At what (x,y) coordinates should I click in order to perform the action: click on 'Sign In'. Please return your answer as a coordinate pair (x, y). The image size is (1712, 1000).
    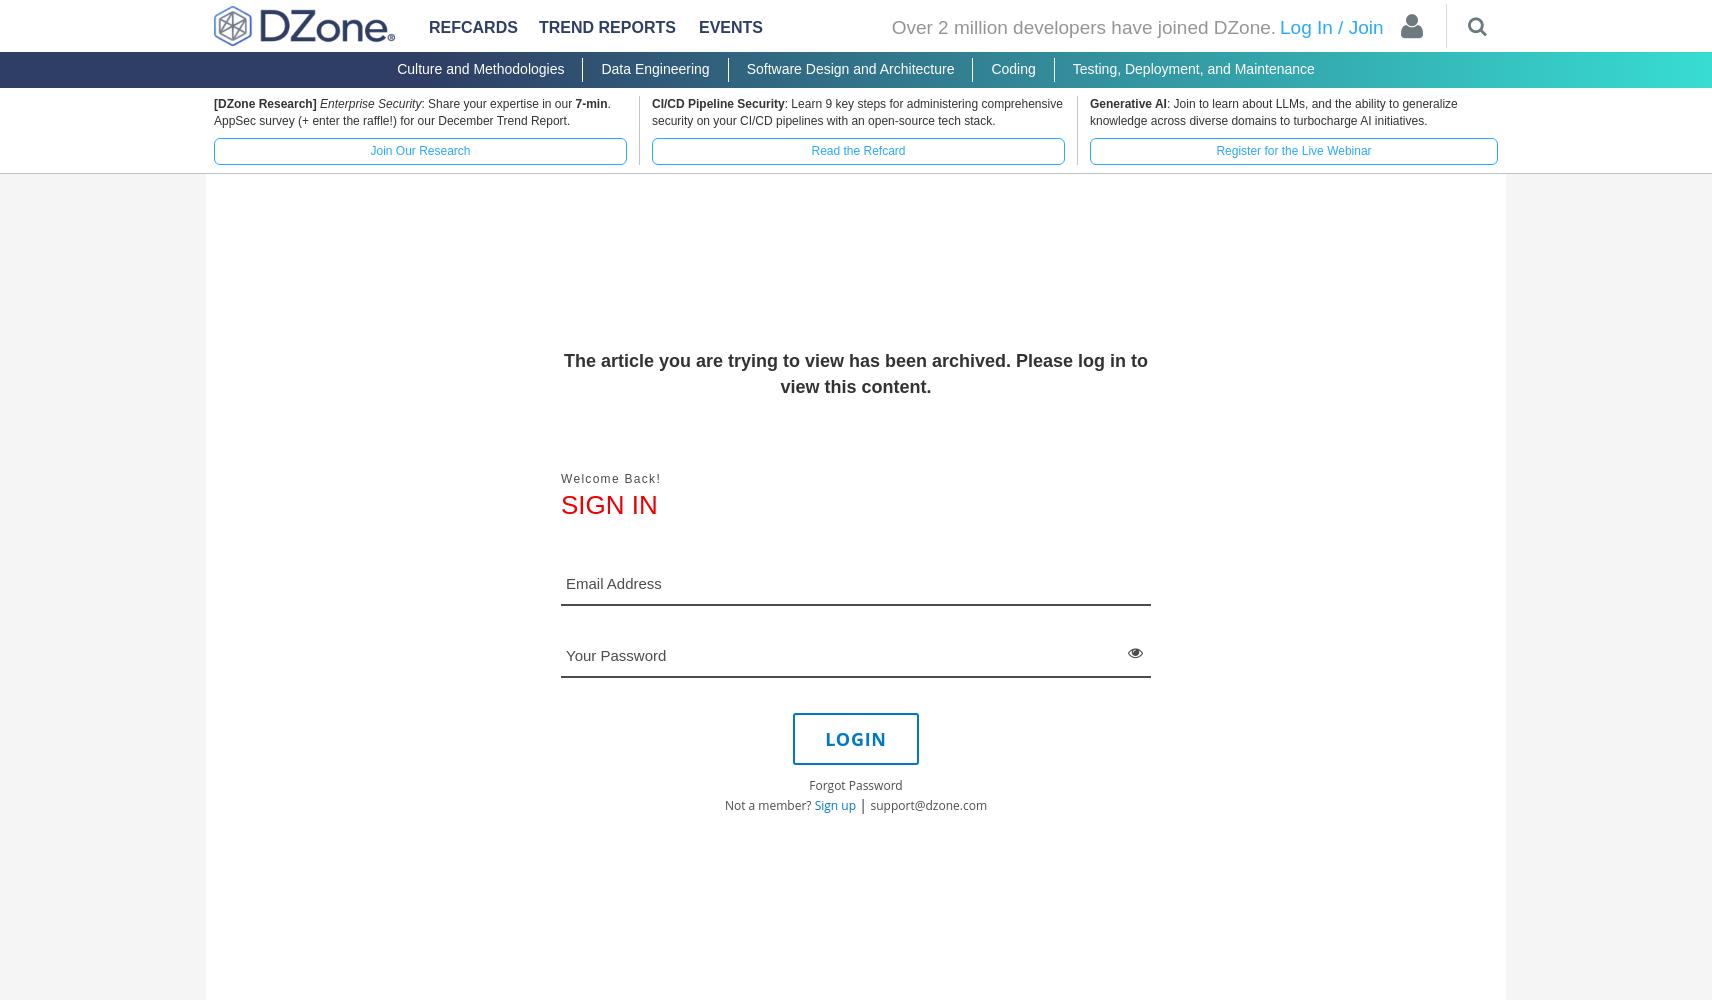
    Looking at the image, I should click on (607, 504).